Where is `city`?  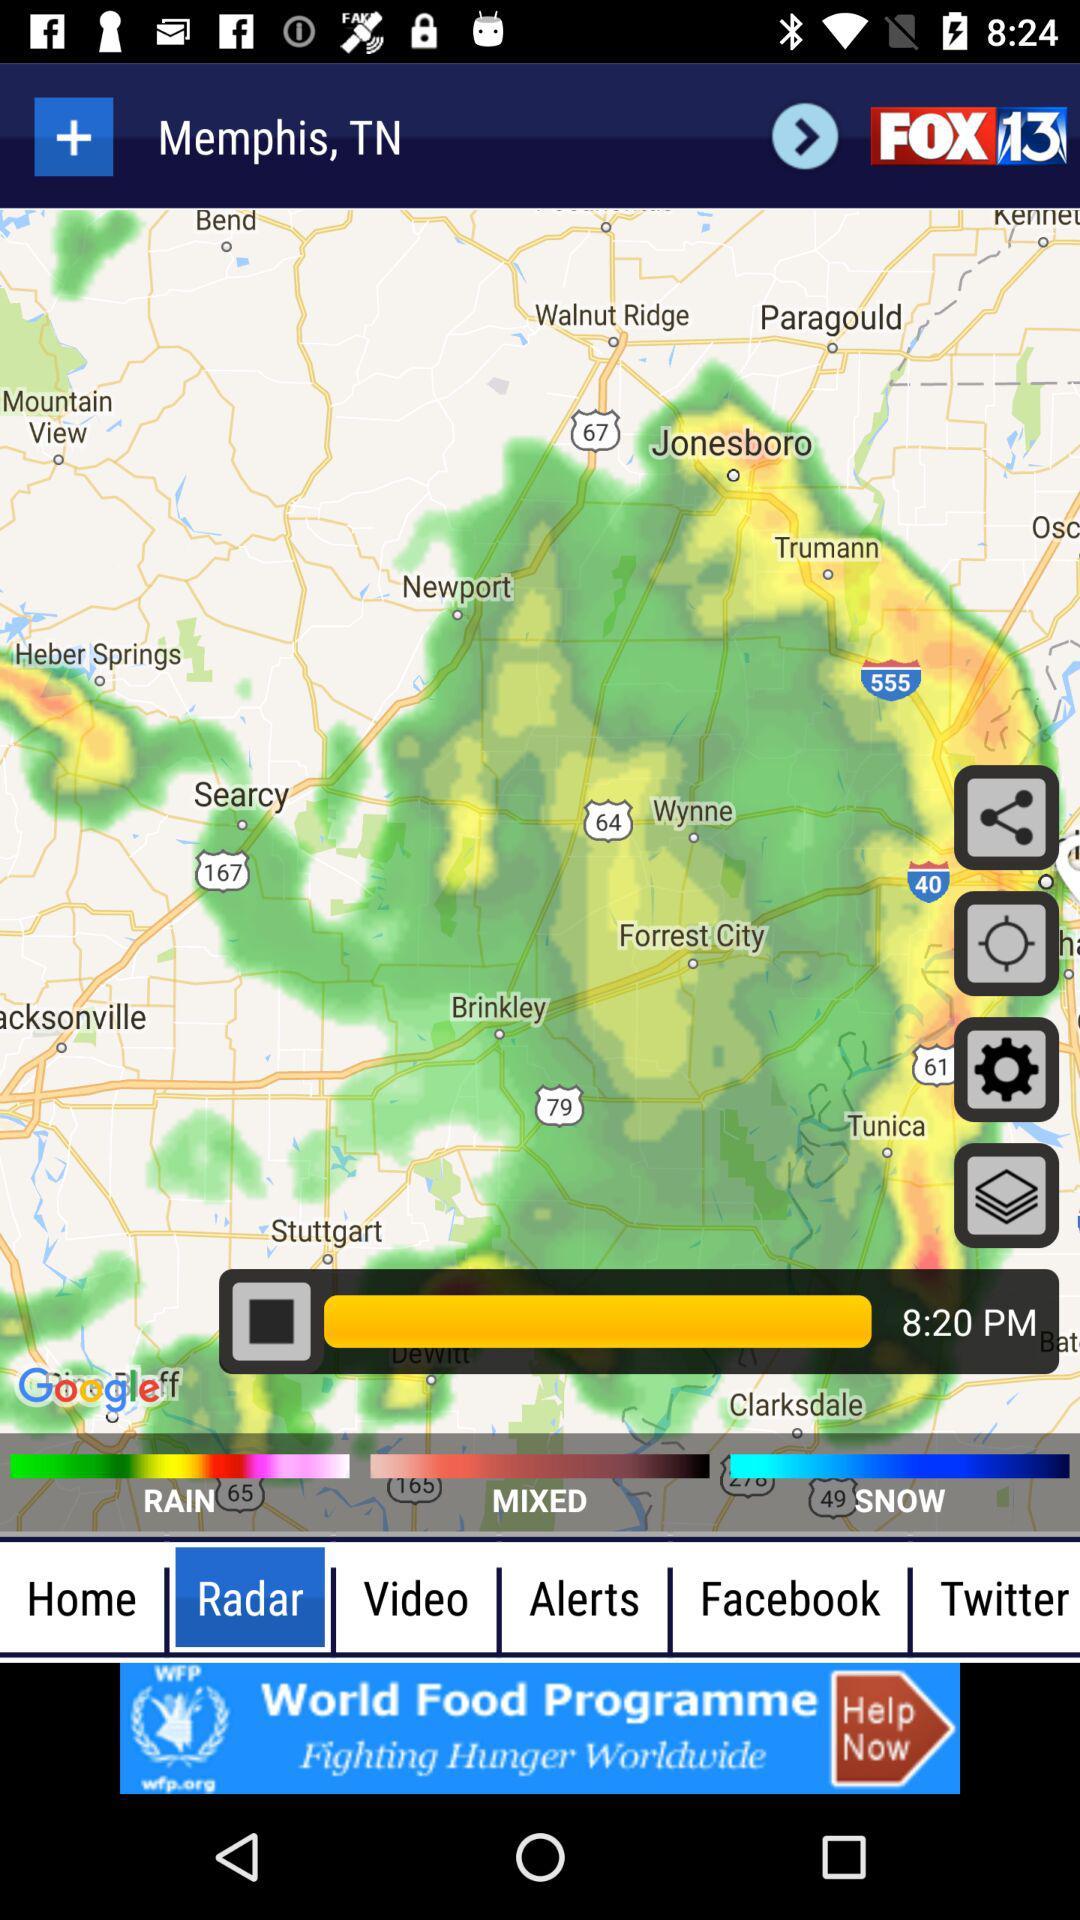
city is located at coordinates (72, 135).